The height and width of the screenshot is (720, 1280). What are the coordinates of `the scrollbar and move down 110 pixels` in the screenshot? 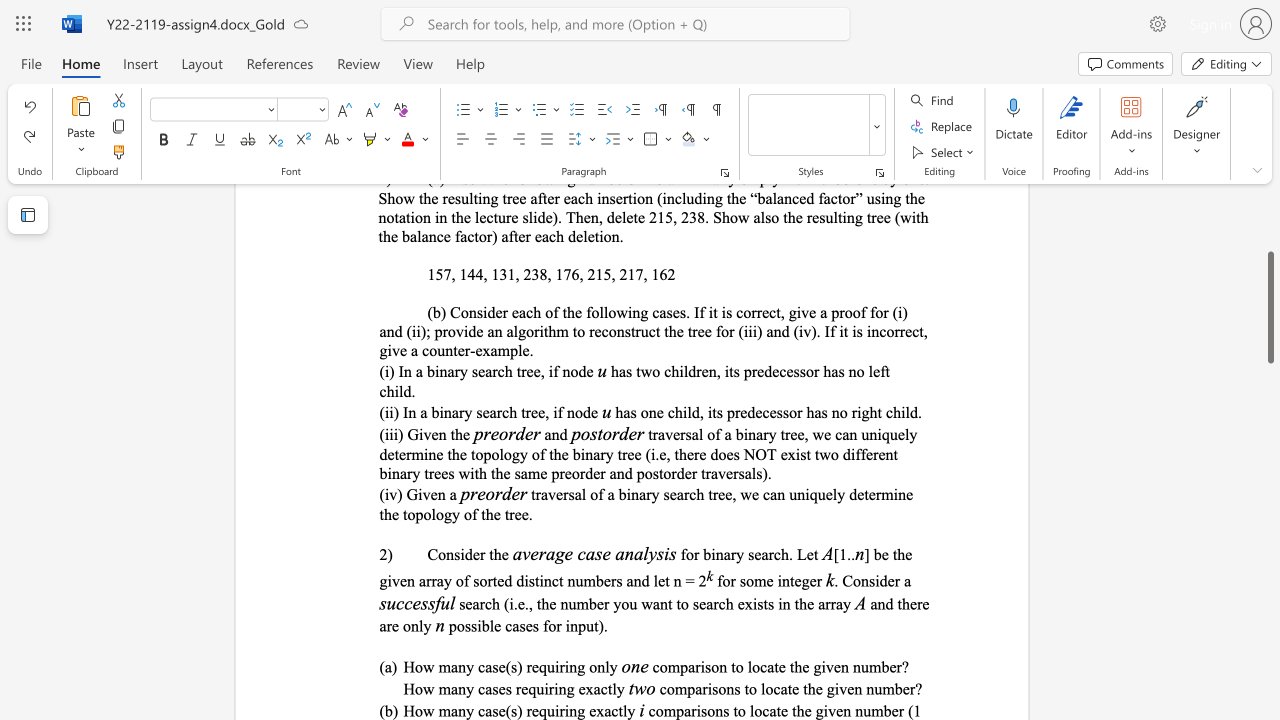 It's located at (1269, 307).